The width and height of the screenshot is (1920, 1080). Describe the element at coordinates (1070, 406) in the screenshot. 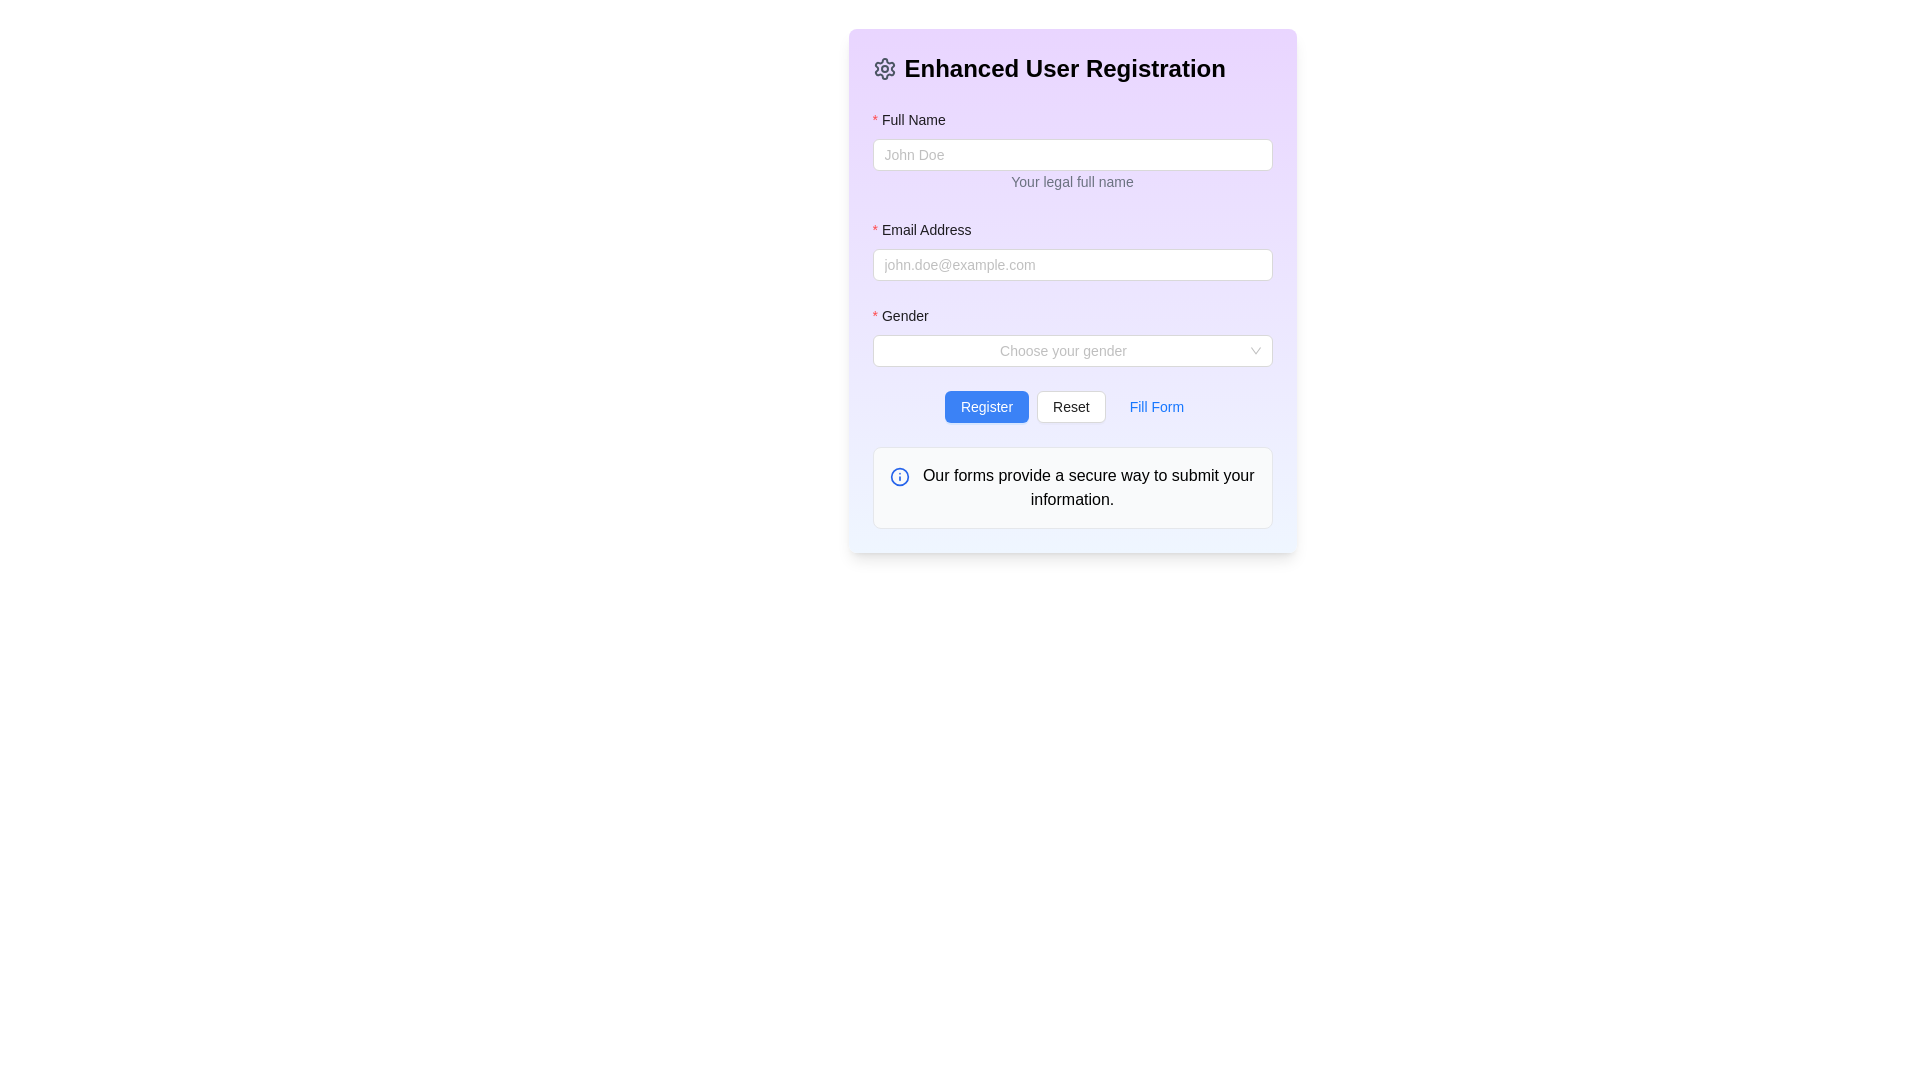

I see `the 'Reset' button, which is a secondary button with an outlined border and white background, located between the 'Register' button and the 'Fill Form' button in the form interface` at that location.